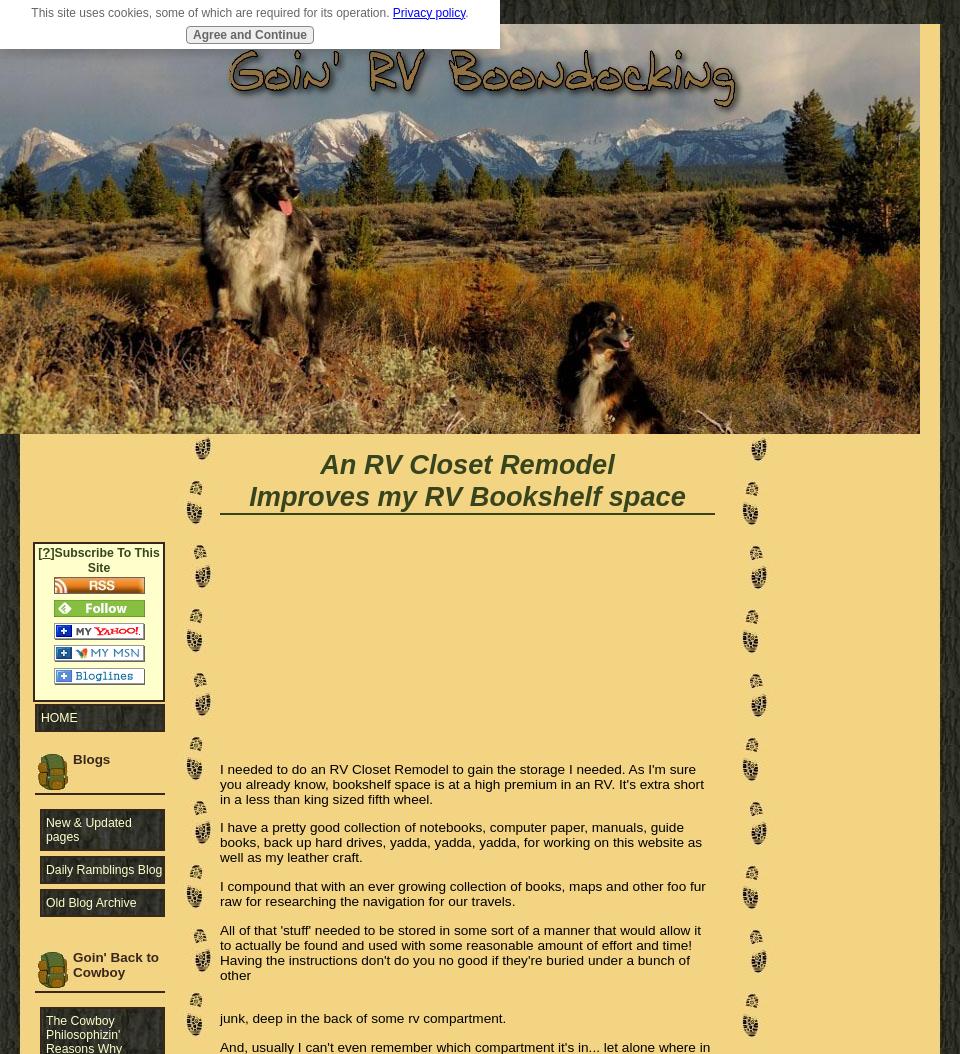 Image resolution: width=960 pixels, height=1054 pixels. I want to click on 'I have
a pretty good collection of notebooks, computer paper, manuals, guide
books, back up hard drives, yadda, yadda, yadda, for working on this
website as well as my leather craft.', so click(460, 841).